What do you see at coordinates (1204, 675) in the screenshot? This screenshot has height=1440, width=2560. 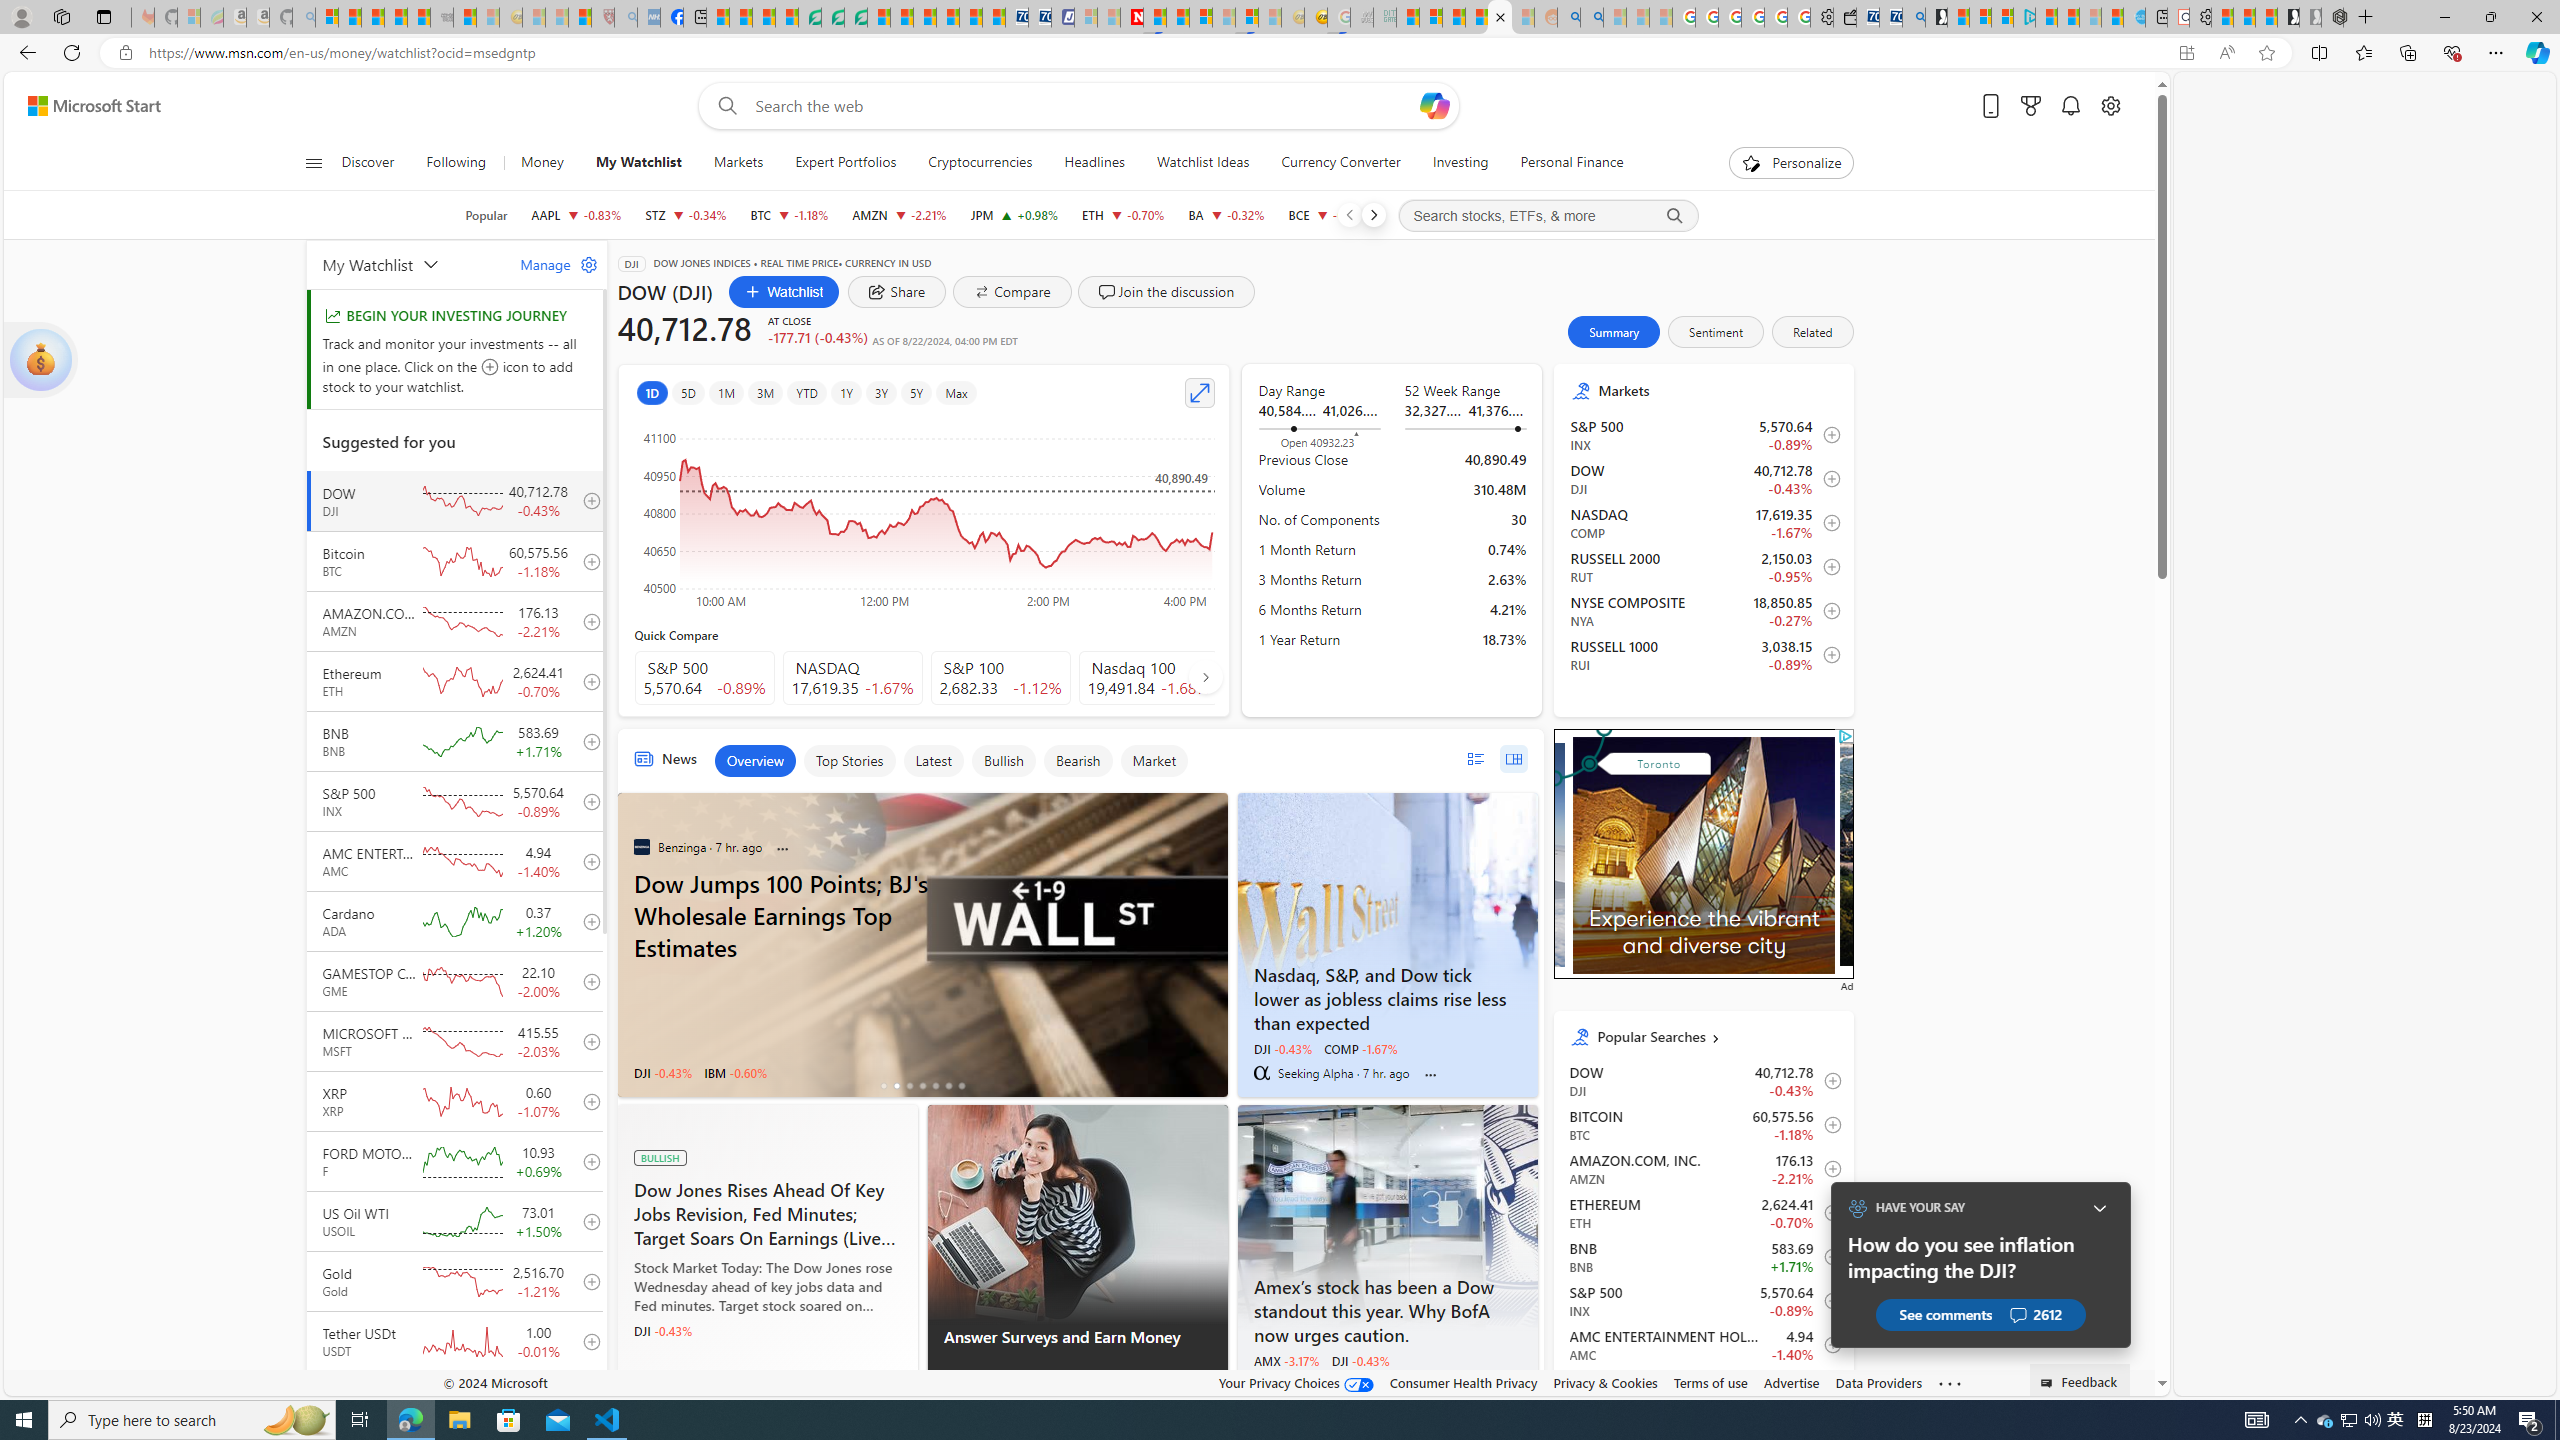 I see `'AutomationID: finance_carousel_navi_right'` at bounding box center [1204, 675].